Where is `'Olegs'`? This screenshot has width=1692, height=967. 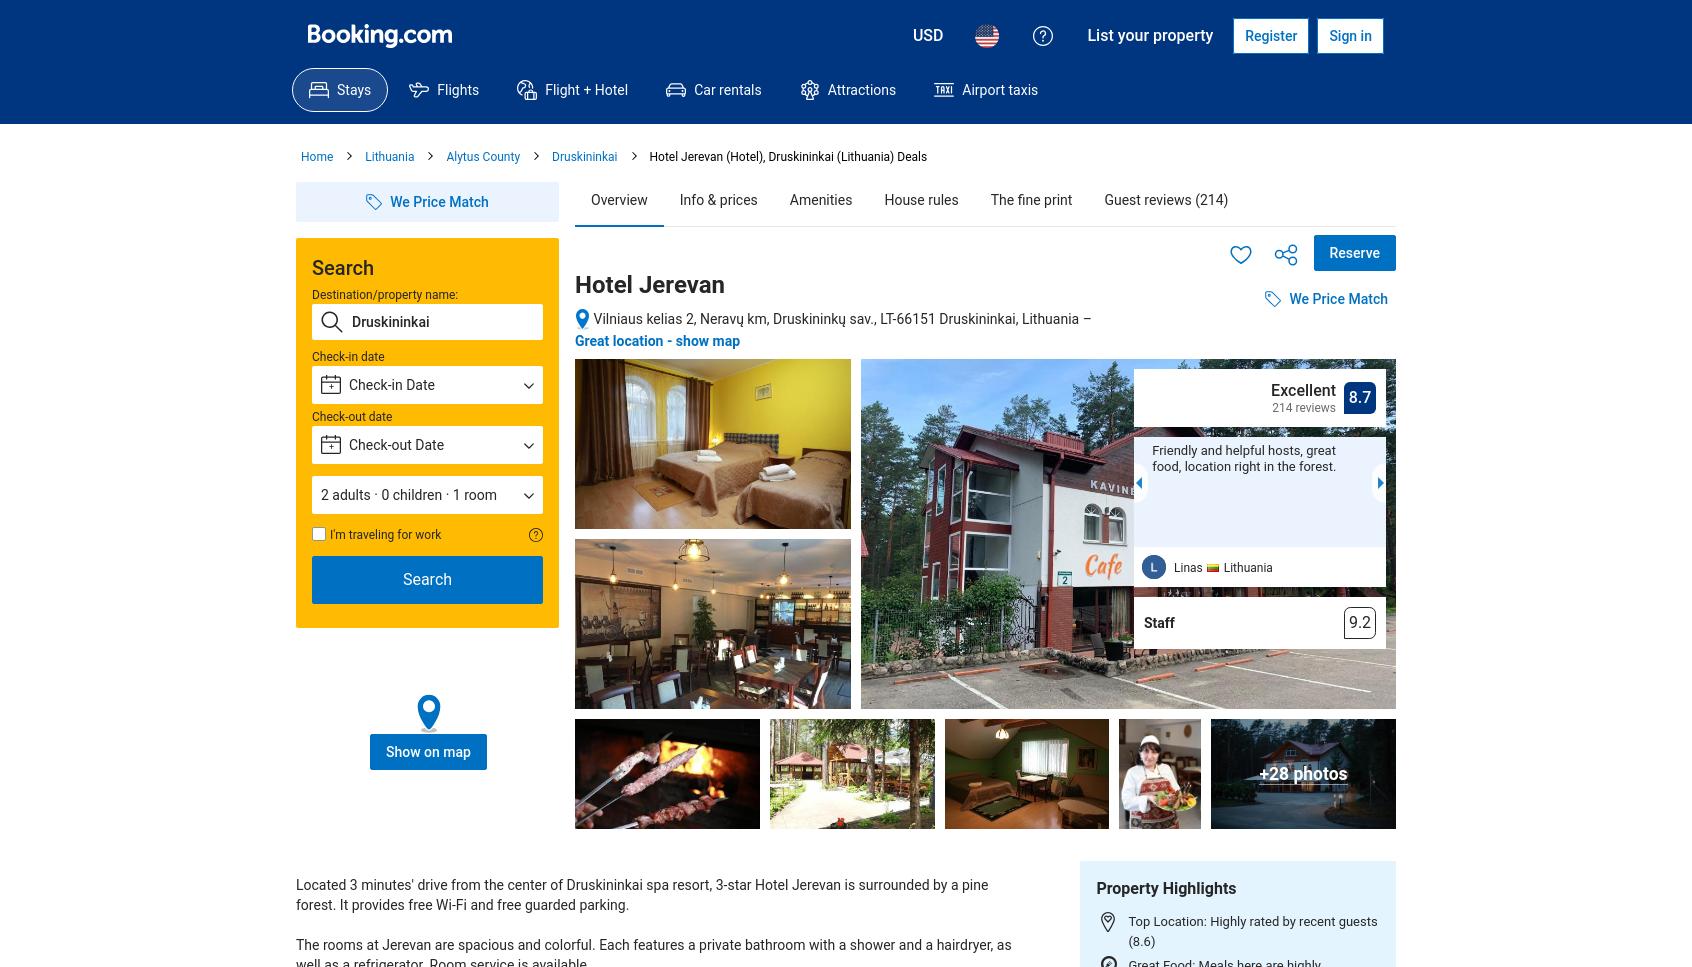
'Olegs' is located at coordinates (1440, 567).